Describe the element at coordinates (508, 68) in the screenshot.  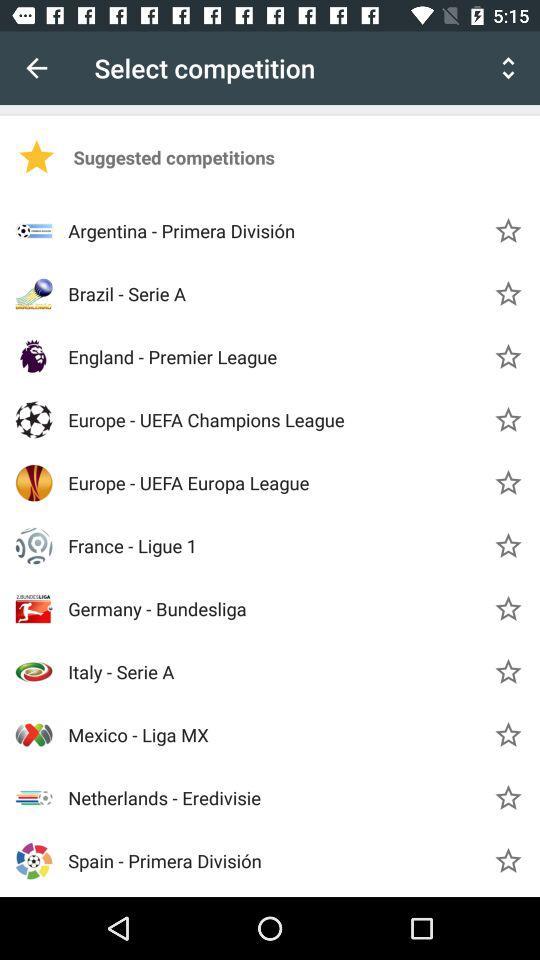
I see `icon to the right of select competition` at that location.